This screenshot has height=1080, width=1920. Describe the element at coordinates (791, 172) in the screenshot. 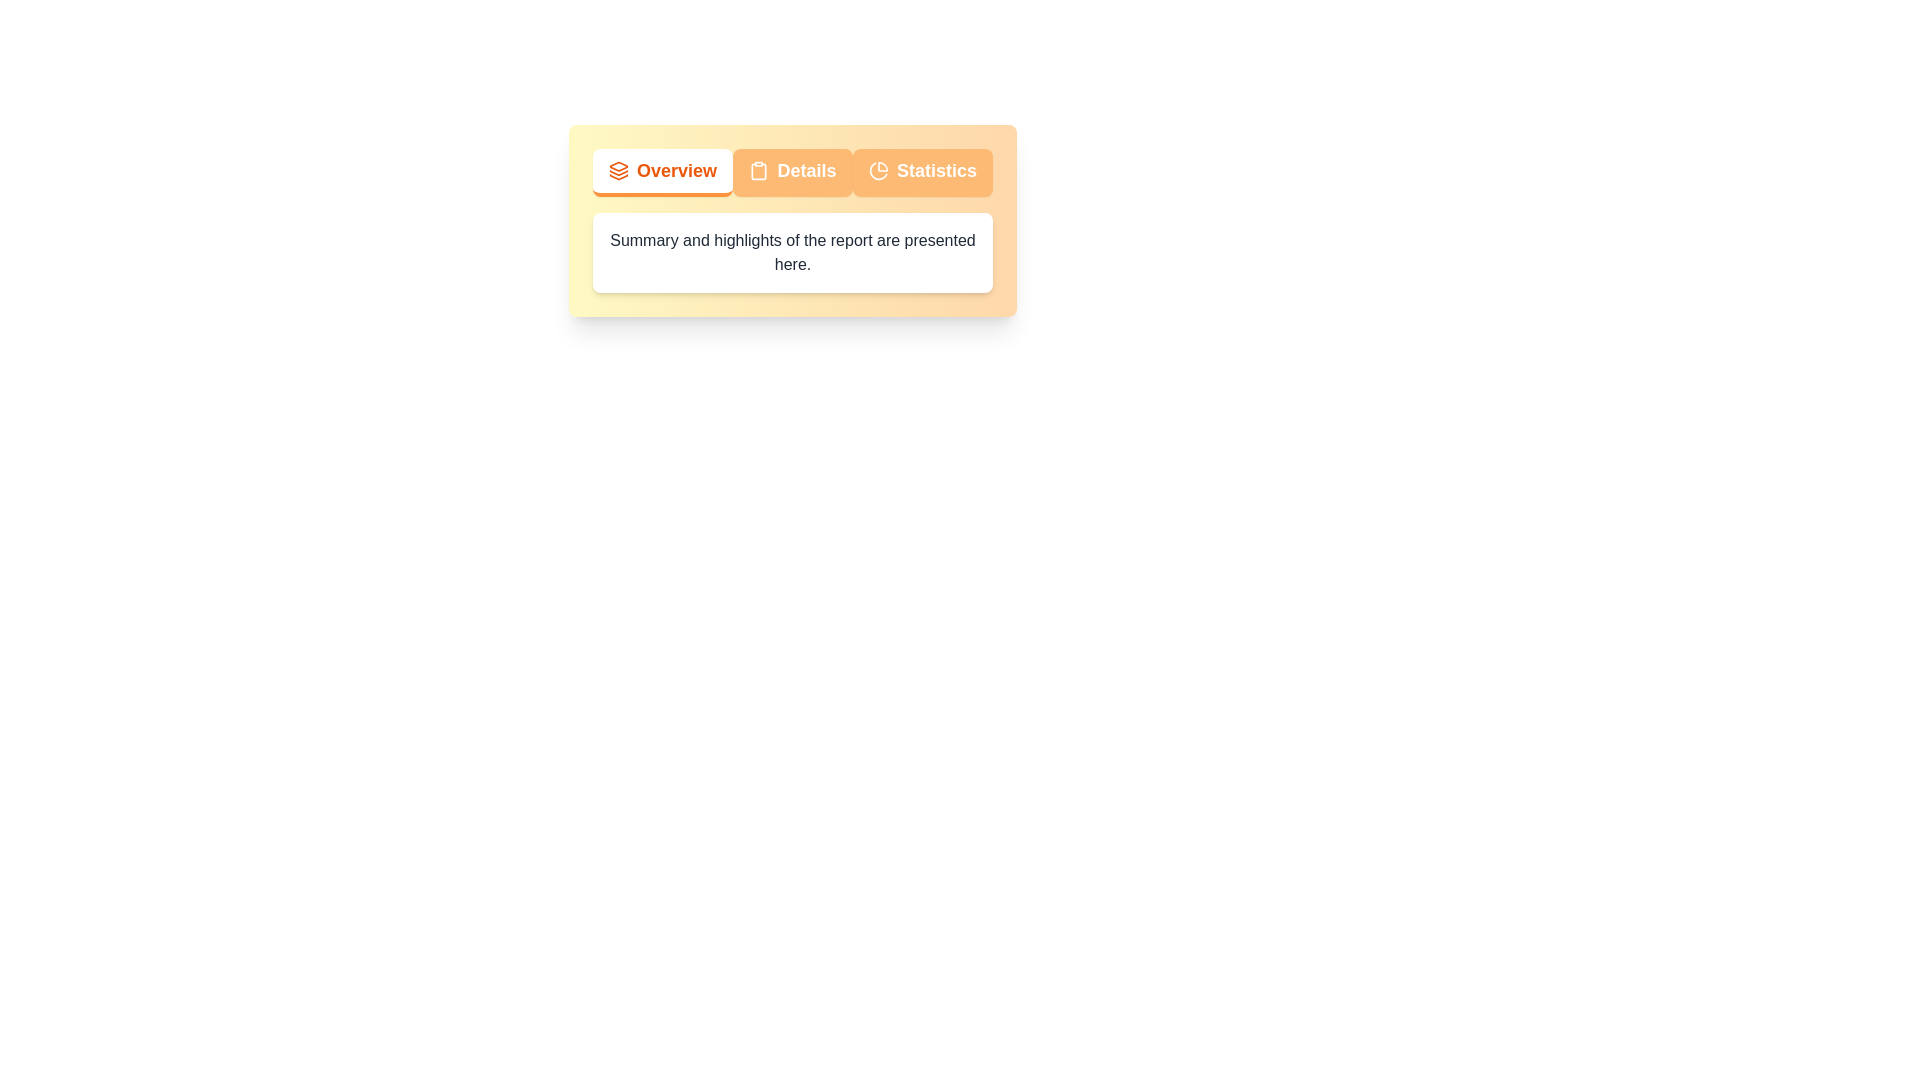

I see `the second button in the horizontal group of three buttons` at that location.